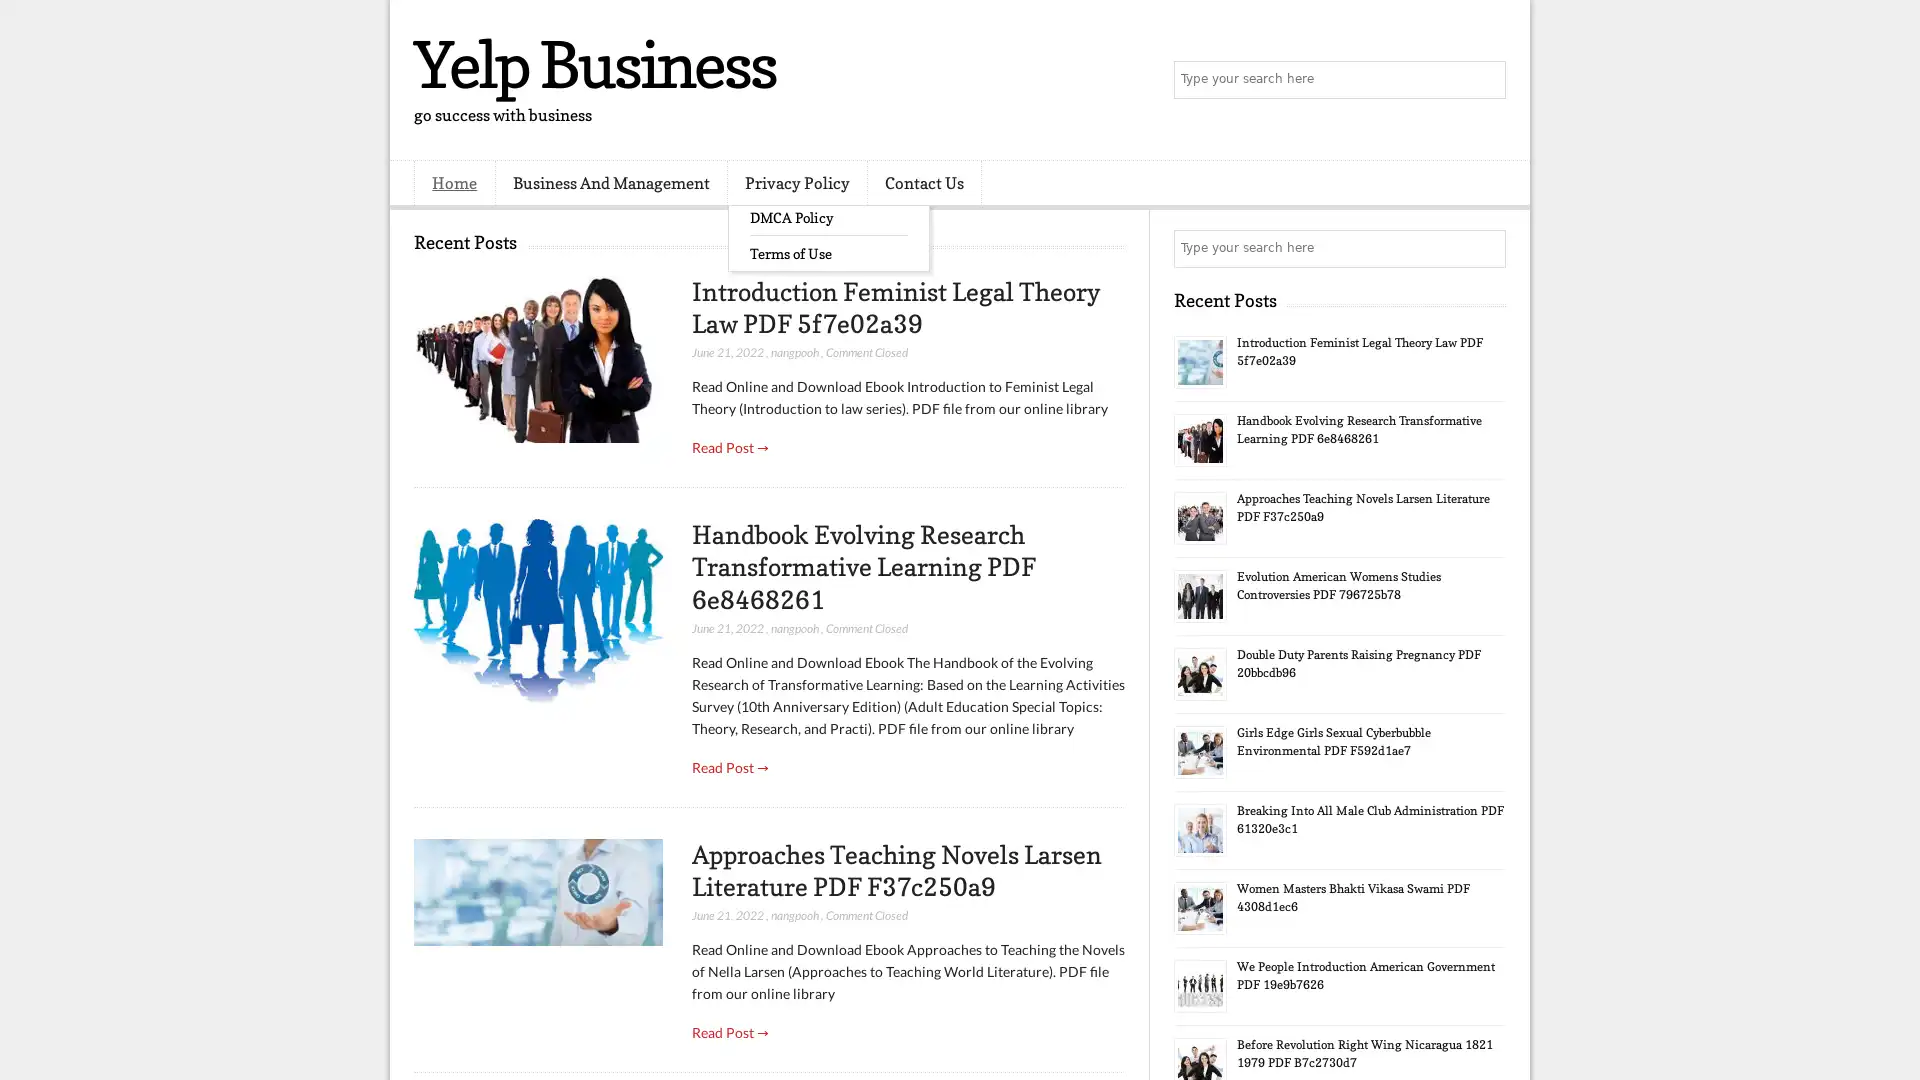 The height and width of the screenshot is (1080, 1920). Describe the element at coordinates (1485, 80) in the screenshot. I see `Search` at that location.